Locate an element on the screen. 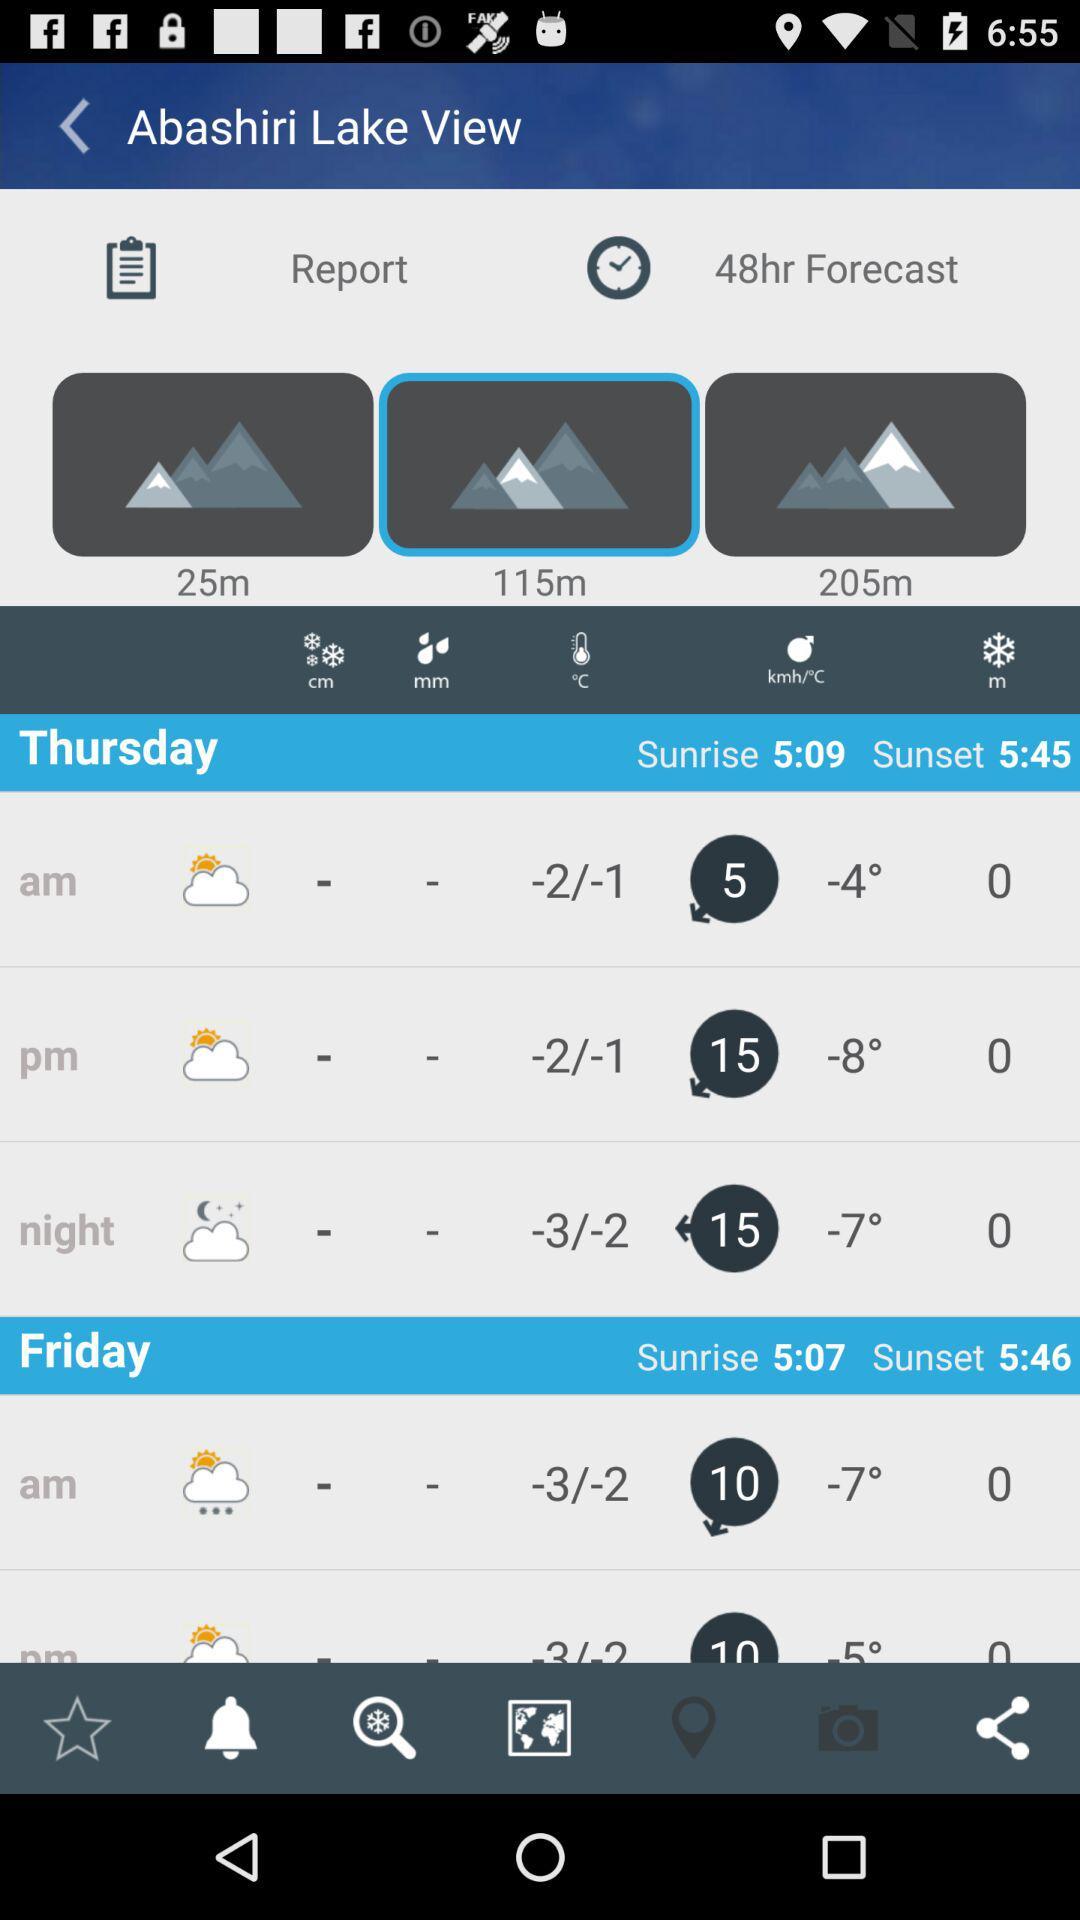 Image resolution: width=1080 pixels, height=1920 pixels. the button next to the report is located at coordinates (782, 266).